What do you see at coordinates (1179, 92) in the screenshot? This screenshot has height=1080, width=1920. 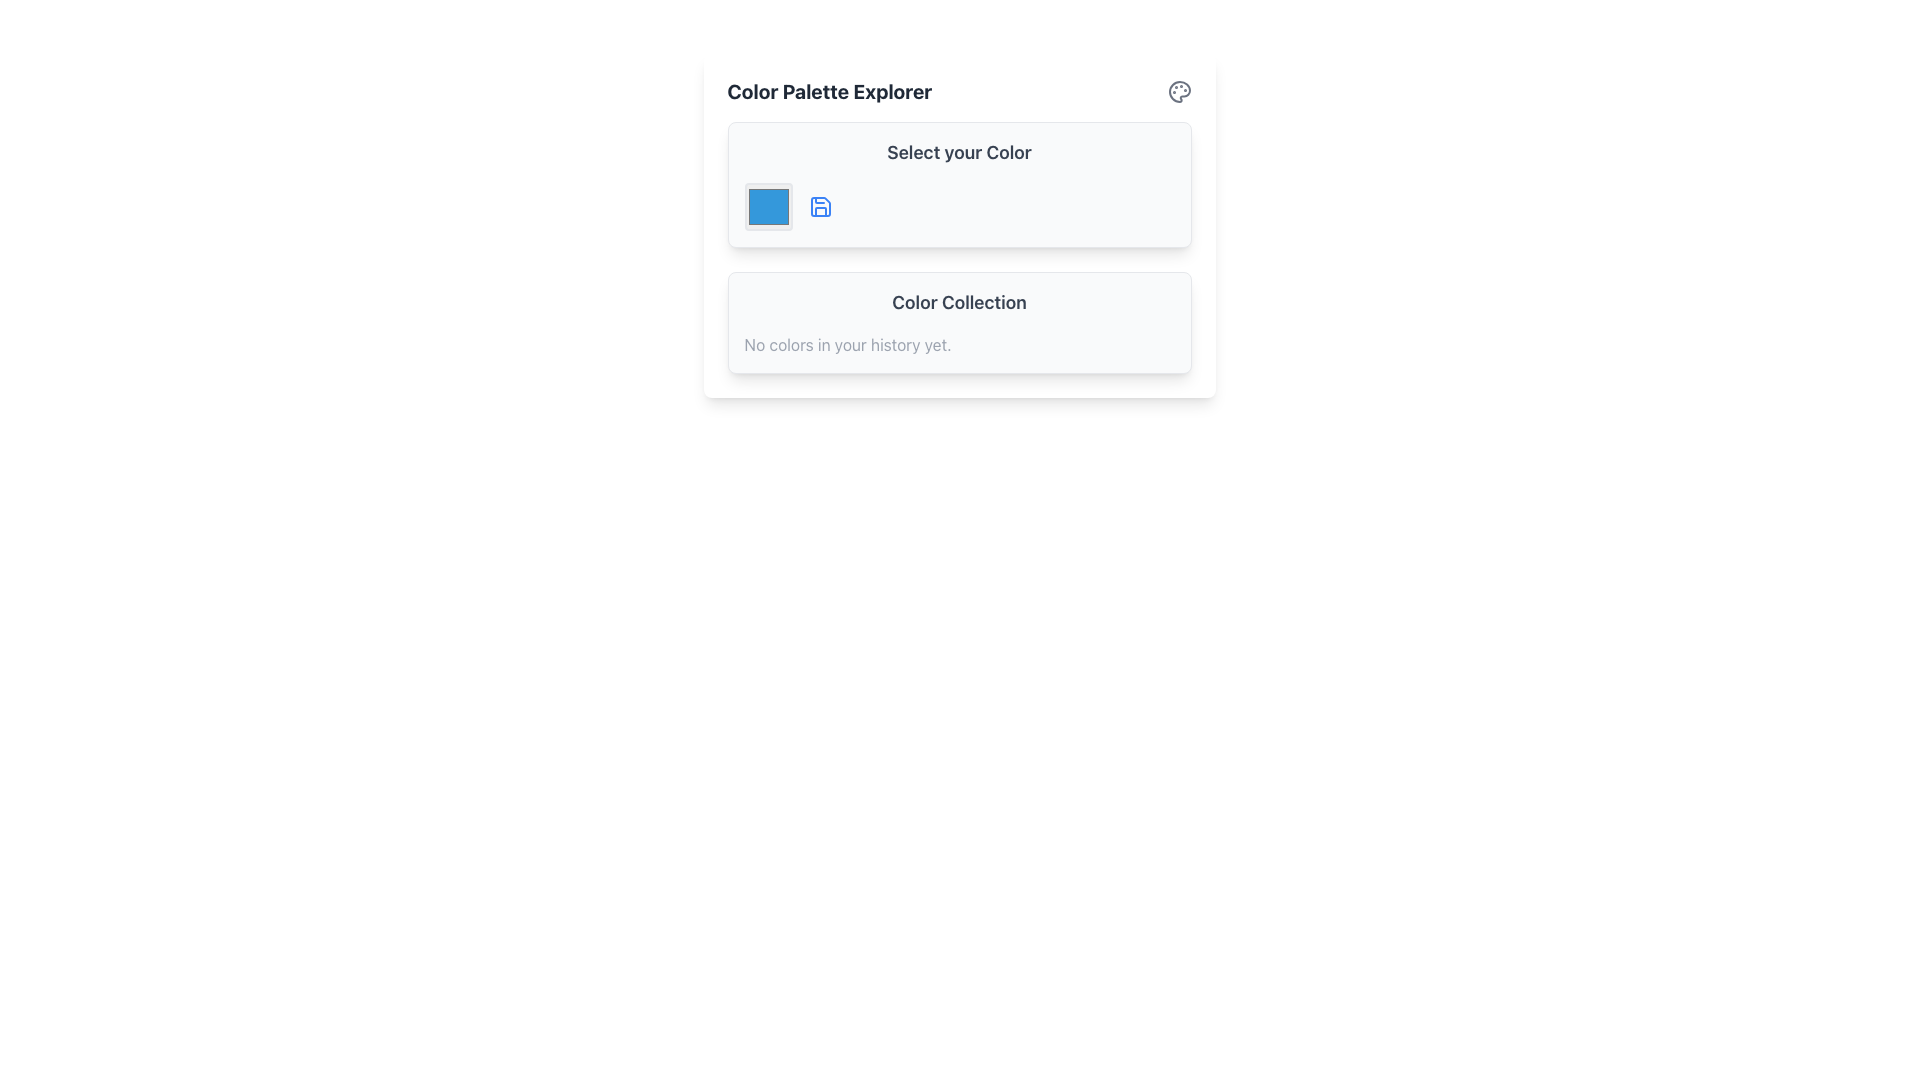 I see `the decorative color palette icon located to the far right of the 'Color Palette Explorer' heading` at bounding box center [1179, 92].